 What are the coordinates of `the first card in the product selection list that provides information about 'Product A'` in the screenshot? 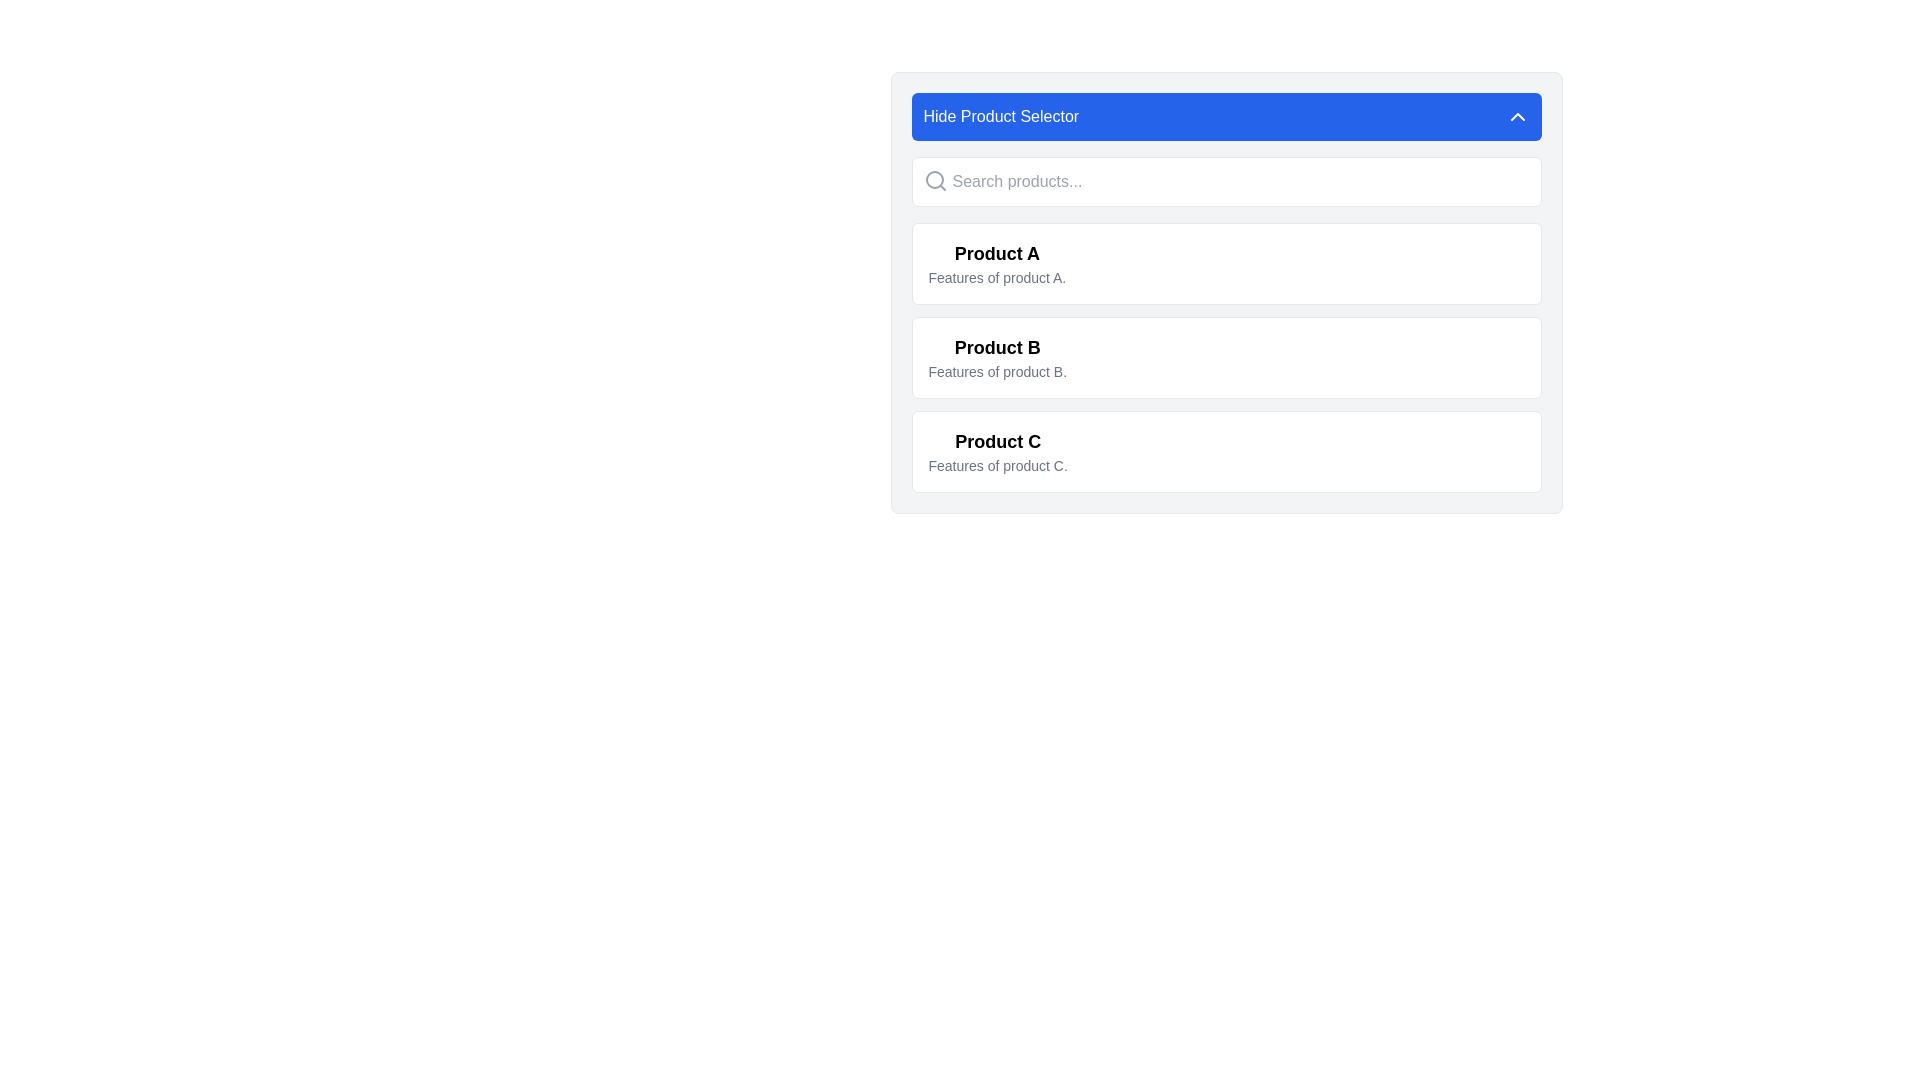 It's located at (1225, 262).